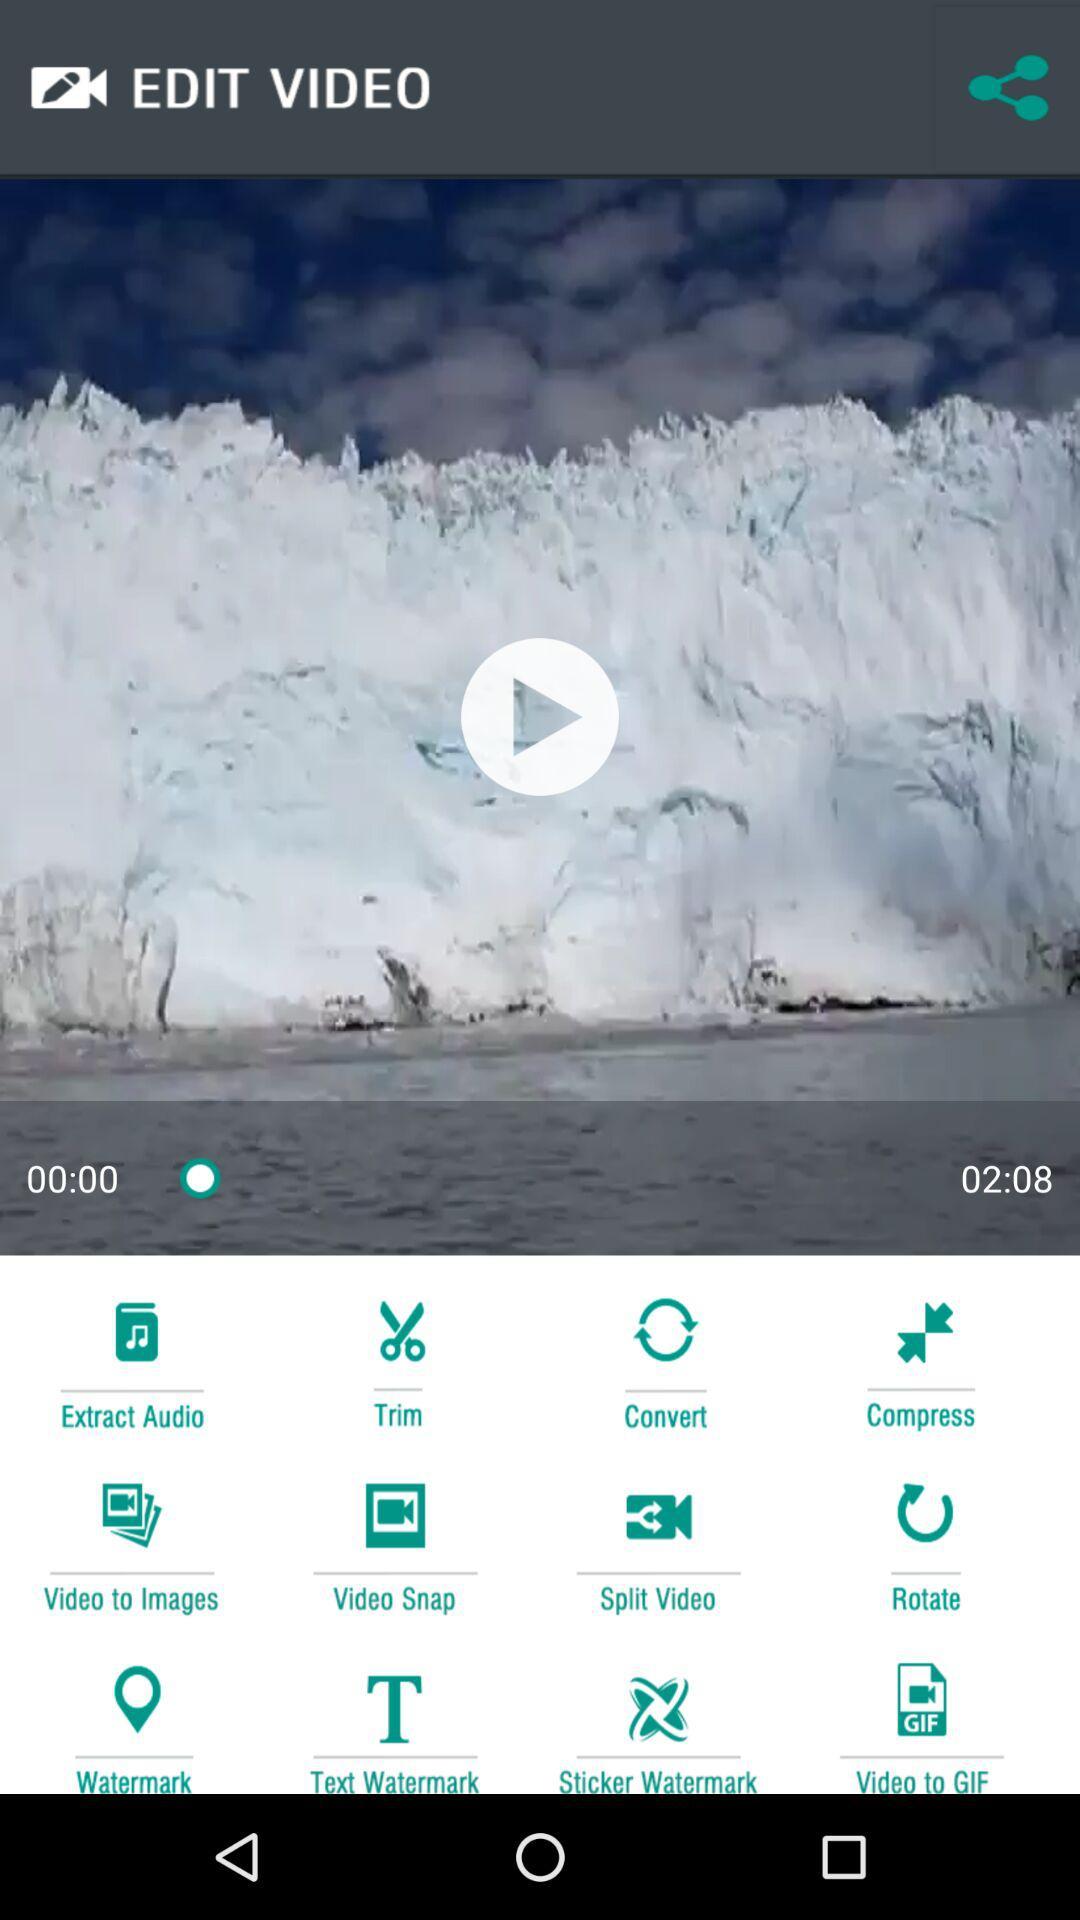  Describe the element at coordinates (1007, 88) in the screenshot. I see `share the video` at that location.